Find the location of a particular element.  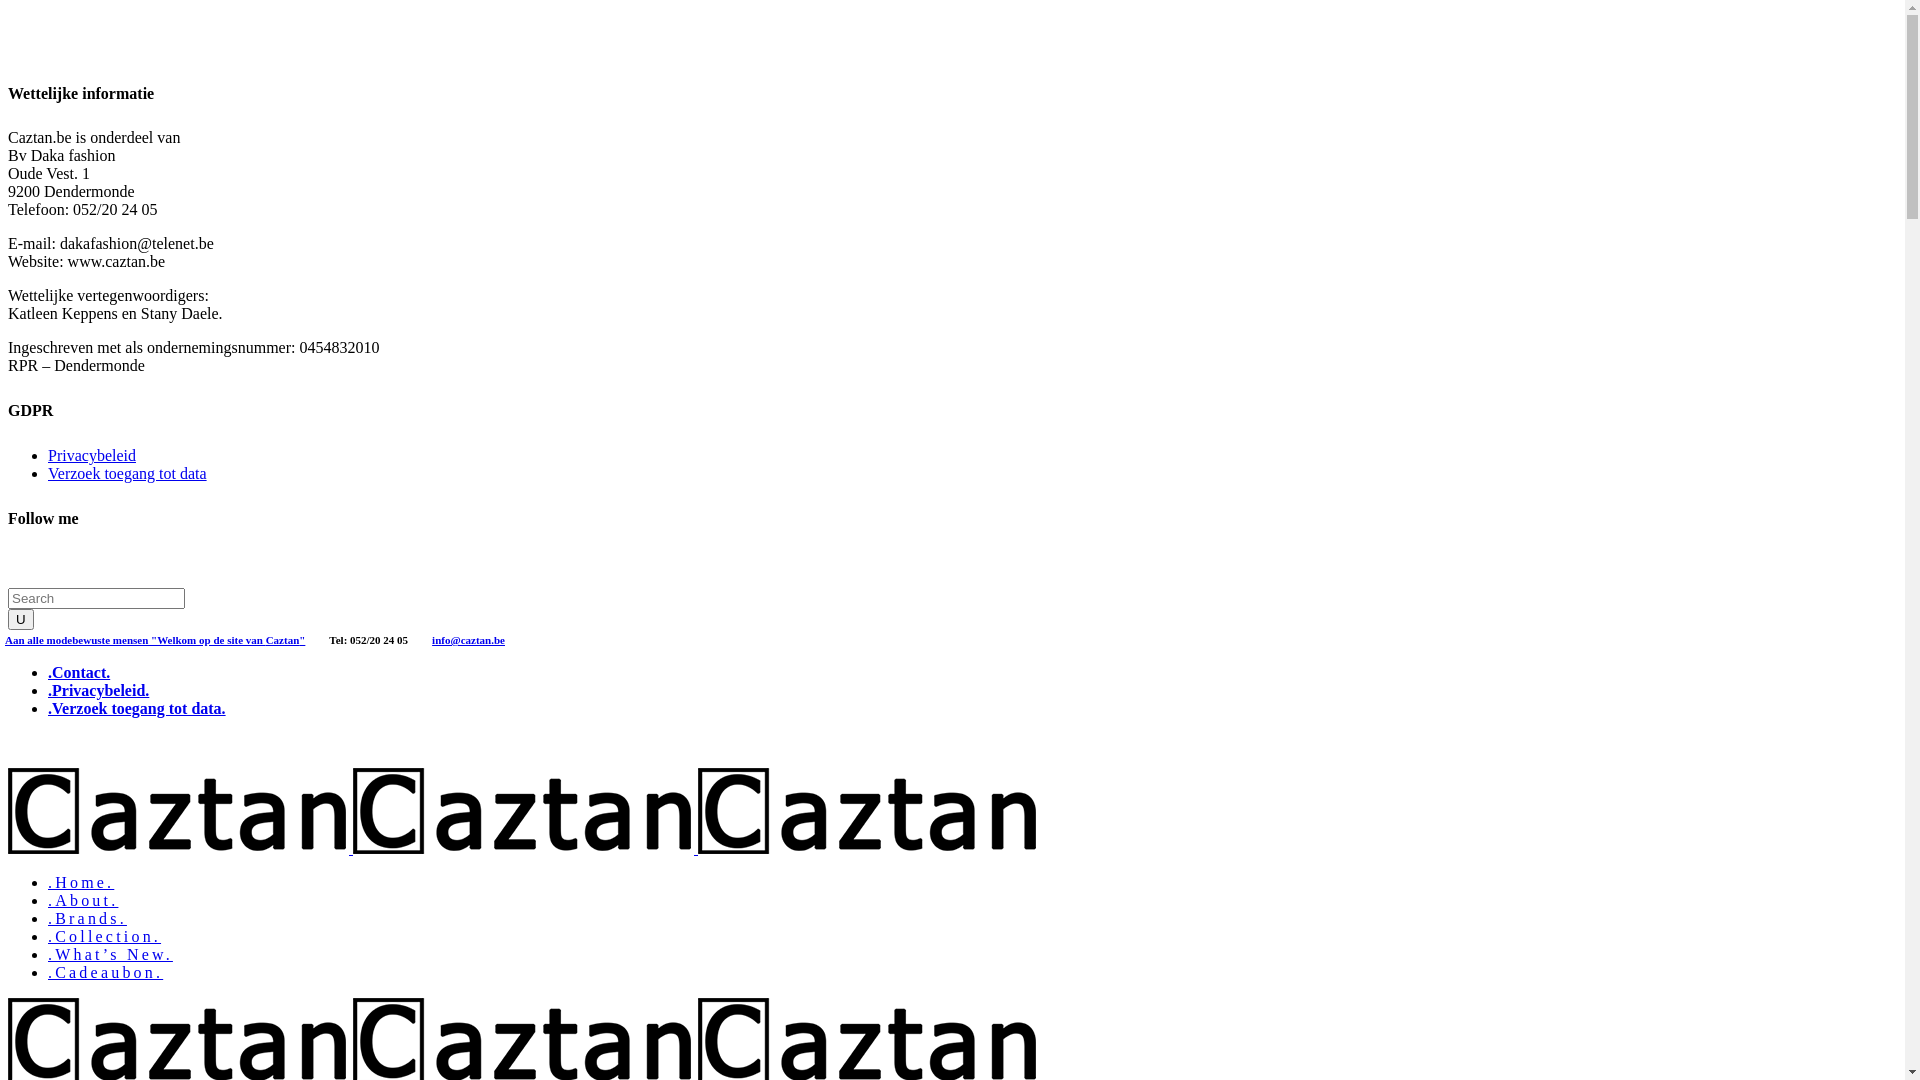

'Aan alle modebewuste mensen "Welkom op de site van Caztan"' is located at coordinates (153, 638).